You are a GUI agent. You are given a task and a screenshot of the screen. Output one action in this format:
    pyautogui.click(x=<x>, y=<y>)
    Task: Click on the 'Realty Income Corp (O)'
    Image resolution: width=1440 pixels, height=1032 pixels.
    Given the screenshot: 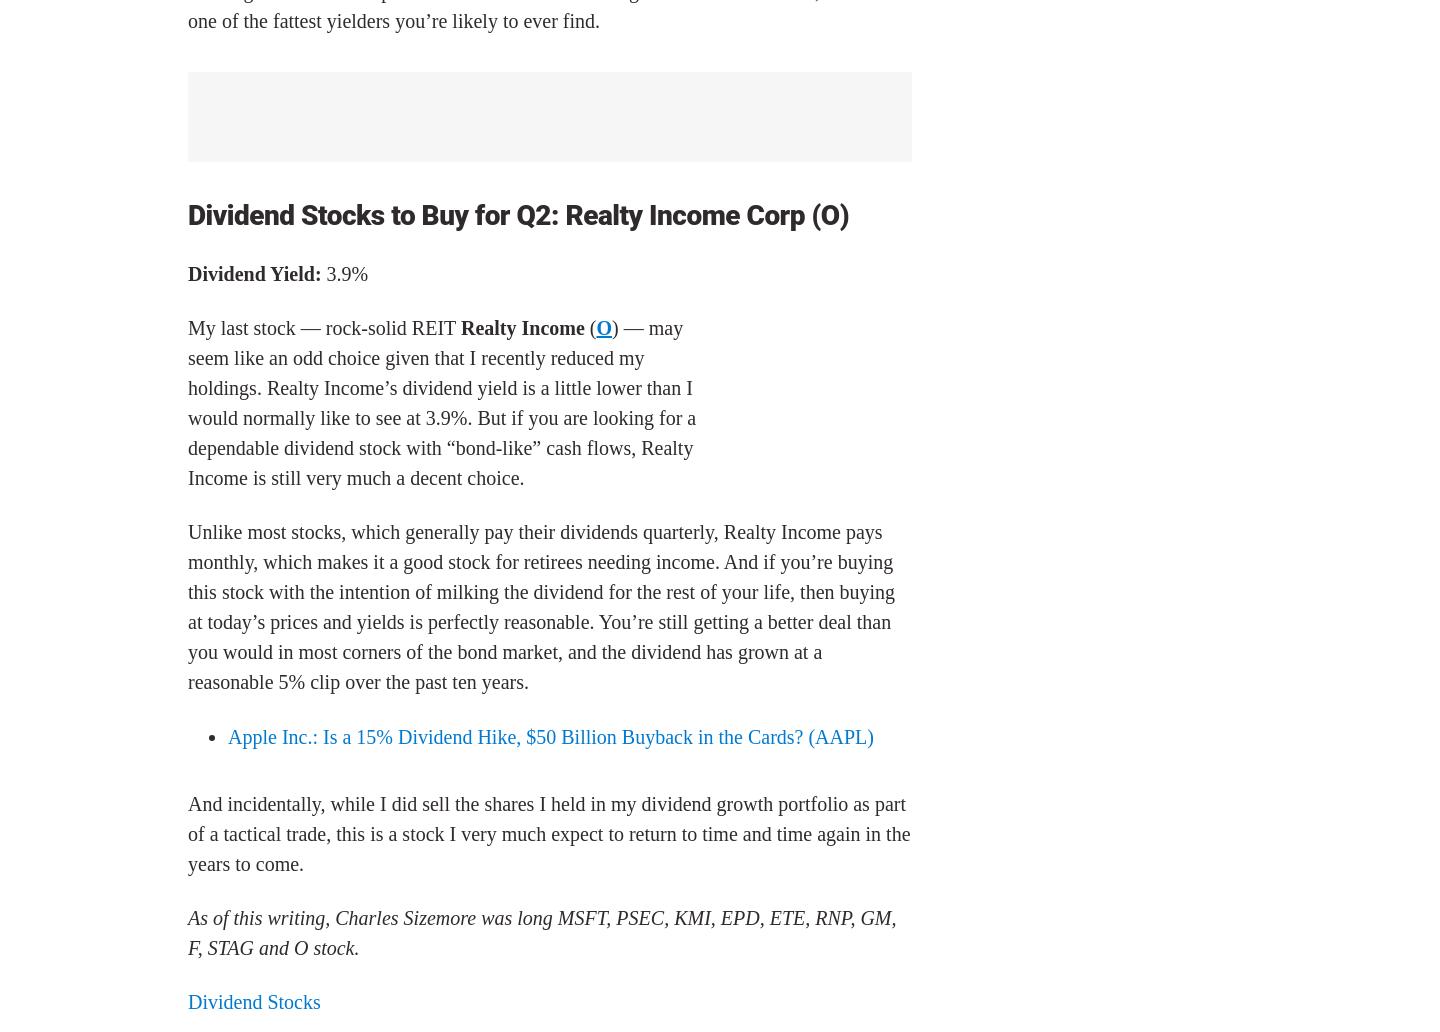 What is the action you would take?
    pyautogui.click(x=565, y=214)
    